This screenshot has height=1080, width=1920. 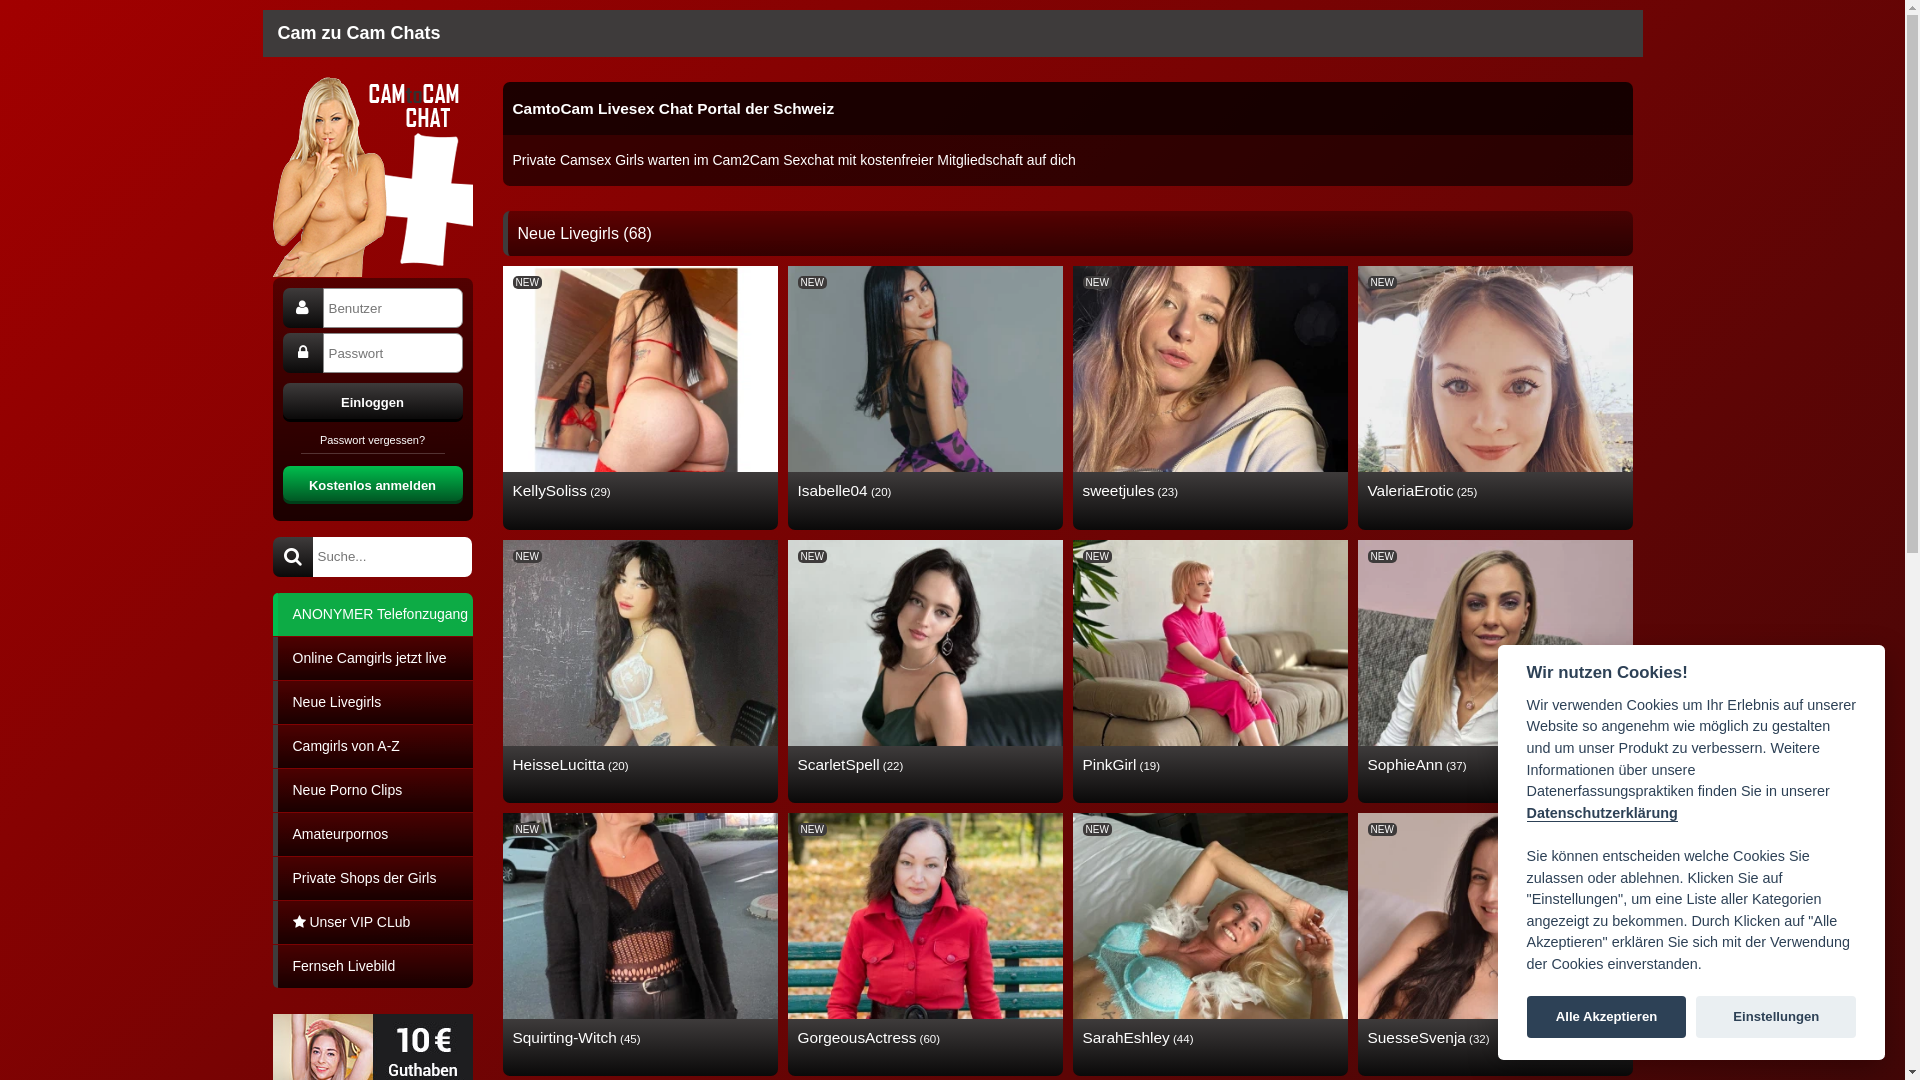 What do you see at coordinates (271, 700) in the screenshot?
I see `'Neue Livegirls'` at bounding box center [271, 700].